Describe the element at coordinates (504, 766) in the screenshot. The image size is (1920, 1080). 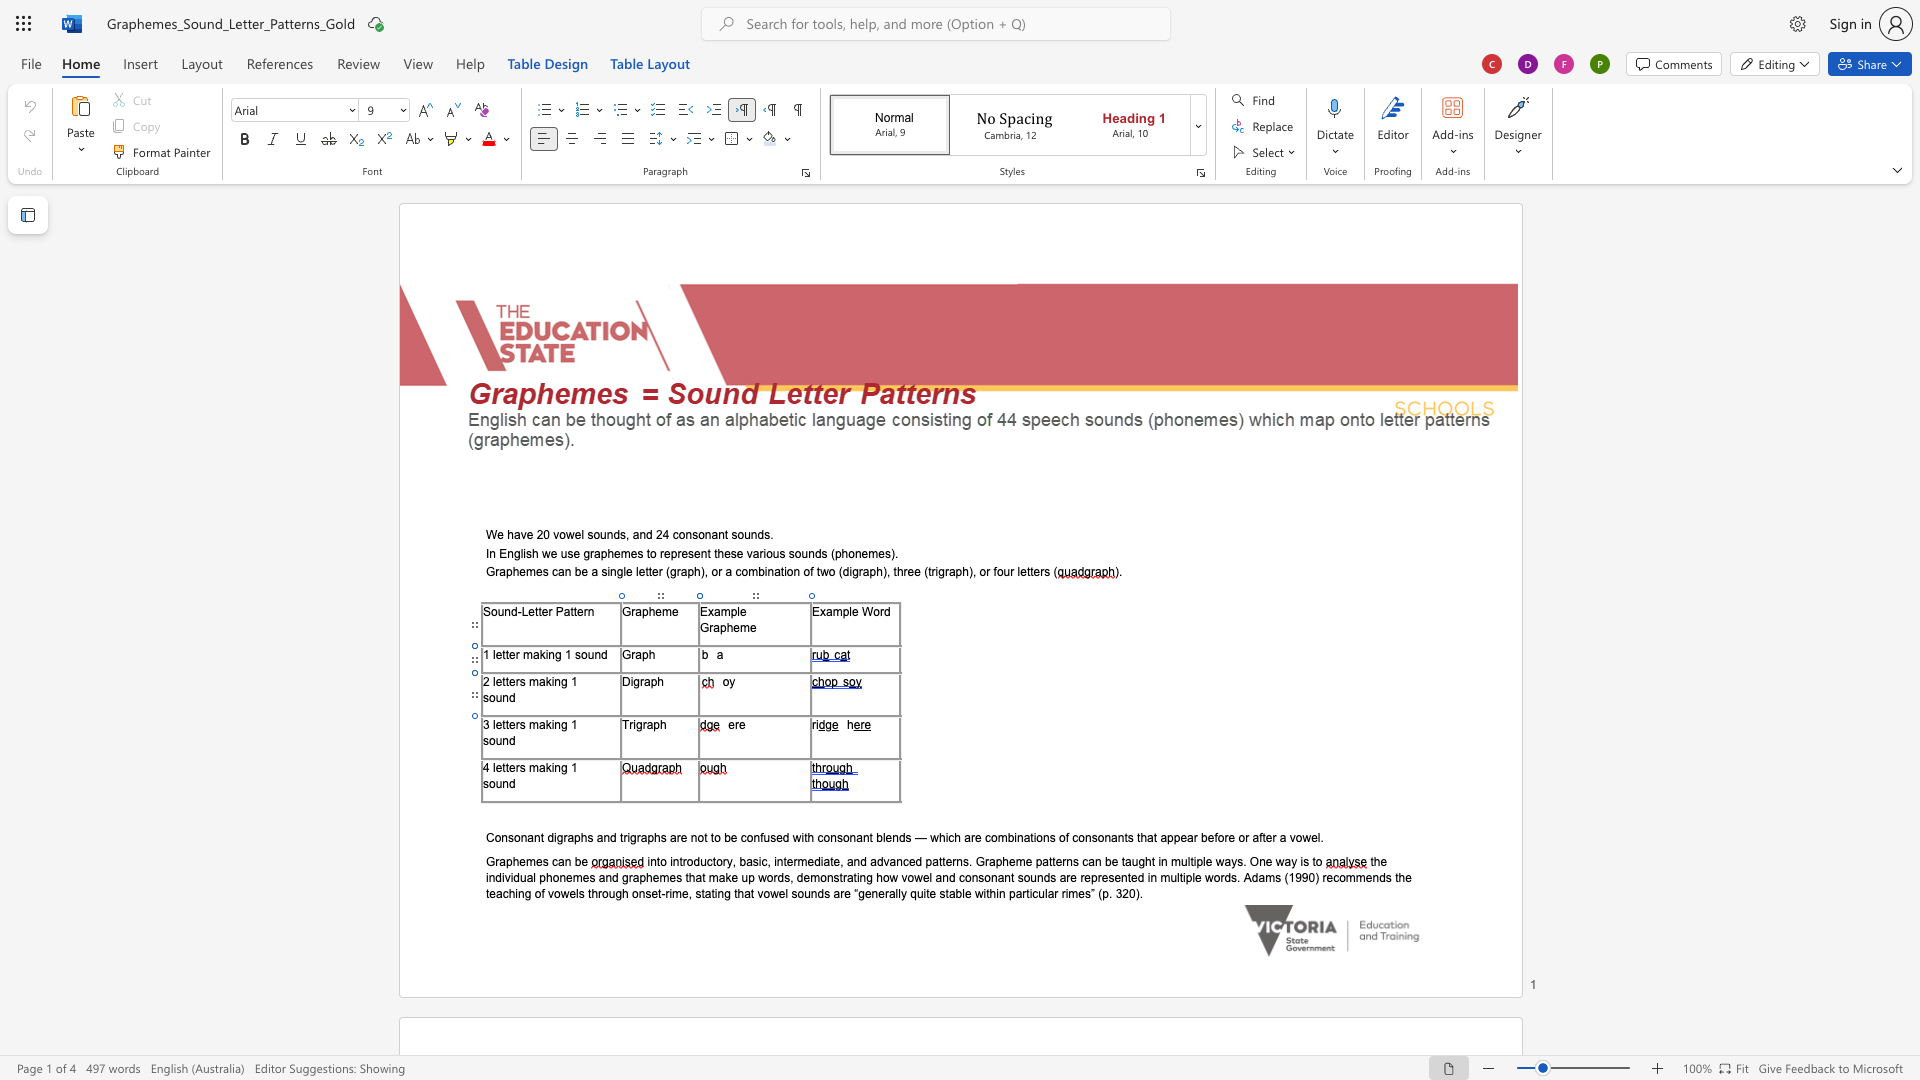
I see `the 1th character "t" in the text` at that location.